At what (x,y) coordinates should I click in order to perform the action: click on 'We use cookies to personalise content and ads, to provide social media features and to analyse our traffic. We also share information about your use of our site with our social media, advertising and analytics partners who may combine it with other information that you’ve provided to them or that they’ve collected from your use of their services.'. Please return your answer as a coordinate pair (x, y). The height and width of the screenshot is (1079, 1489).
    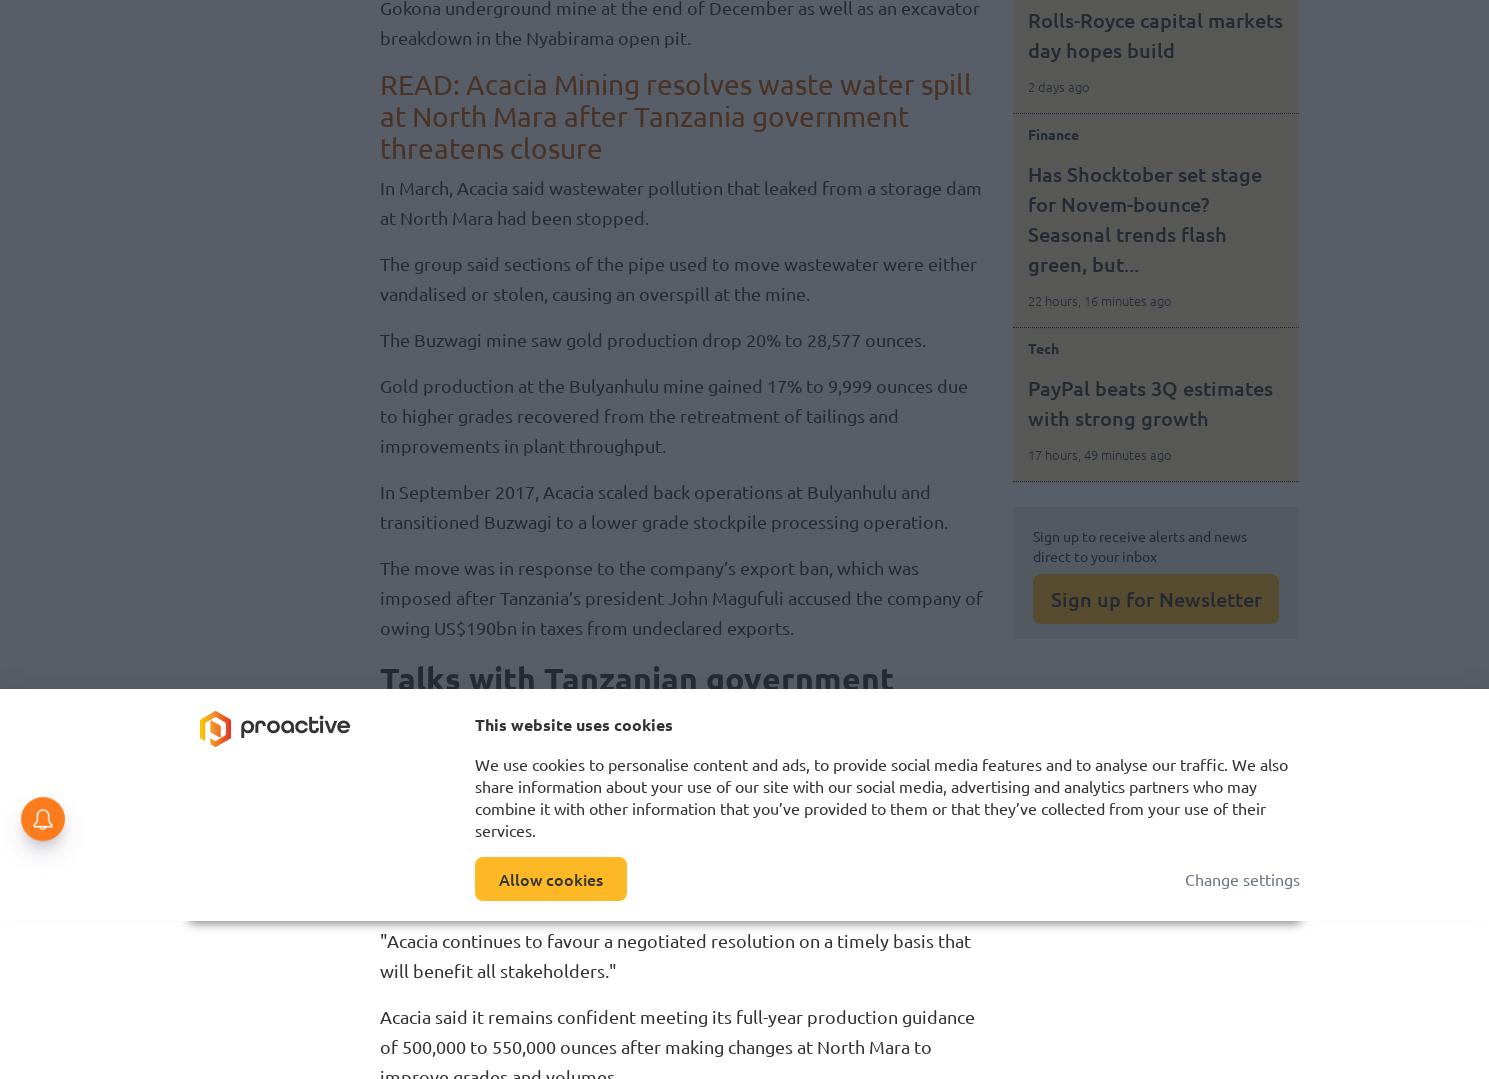
    Looking at the image, I should click on (473, 795).